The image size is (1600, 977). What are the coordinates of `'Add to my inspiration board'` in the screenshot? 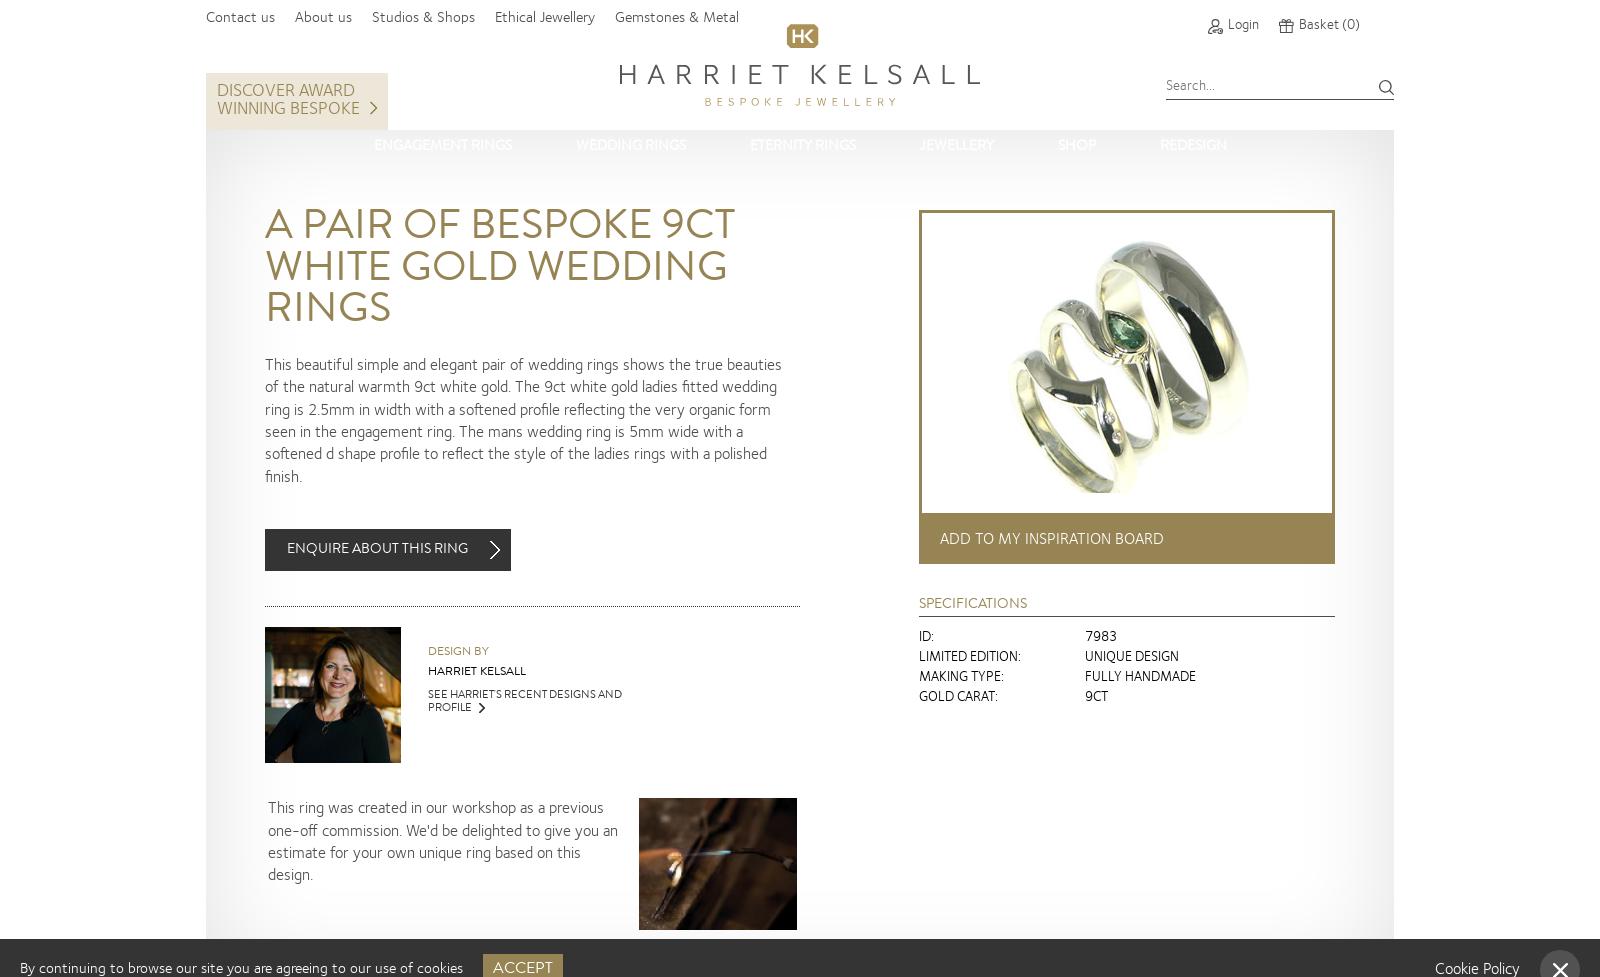 It's located at (1051, 538).